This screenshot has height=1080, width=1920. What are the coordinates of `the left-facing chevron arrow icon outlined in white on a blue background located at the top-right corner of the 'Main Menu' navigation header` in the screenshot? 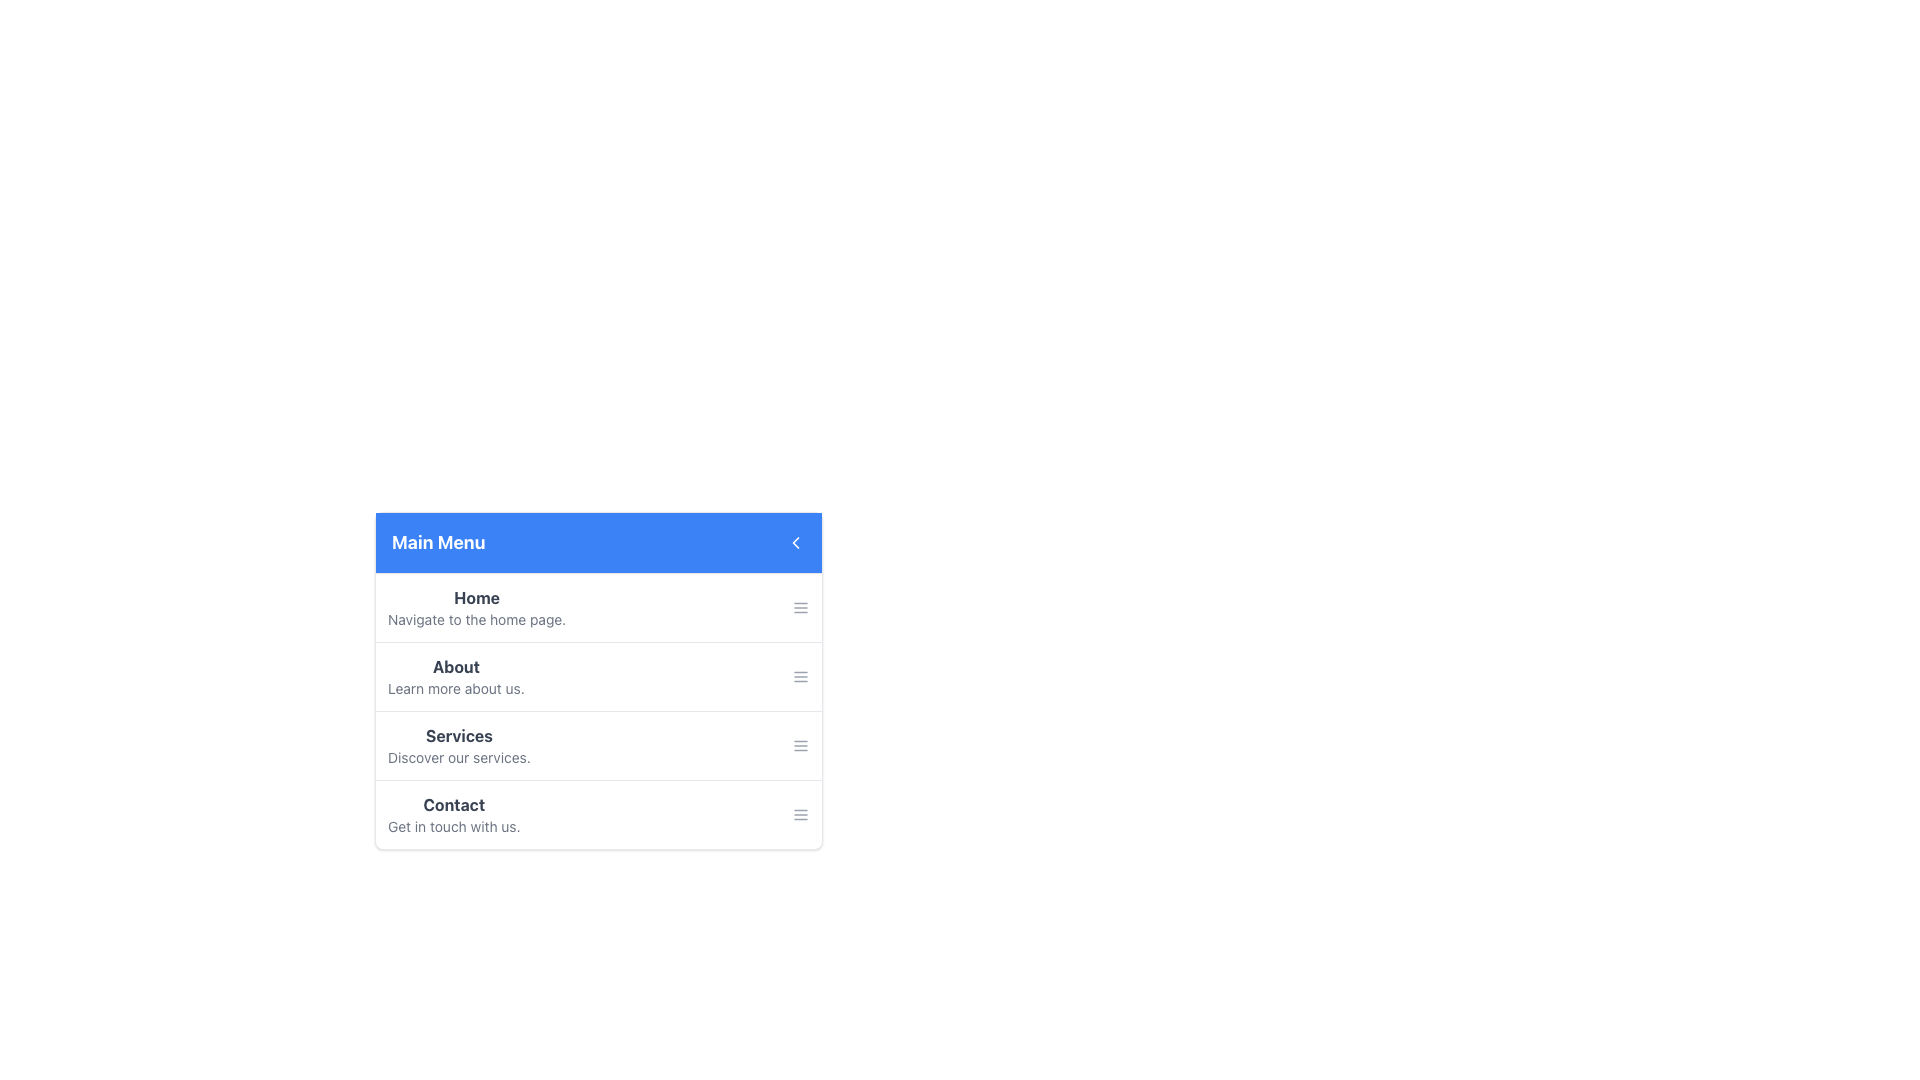 It's located at (795, 543).